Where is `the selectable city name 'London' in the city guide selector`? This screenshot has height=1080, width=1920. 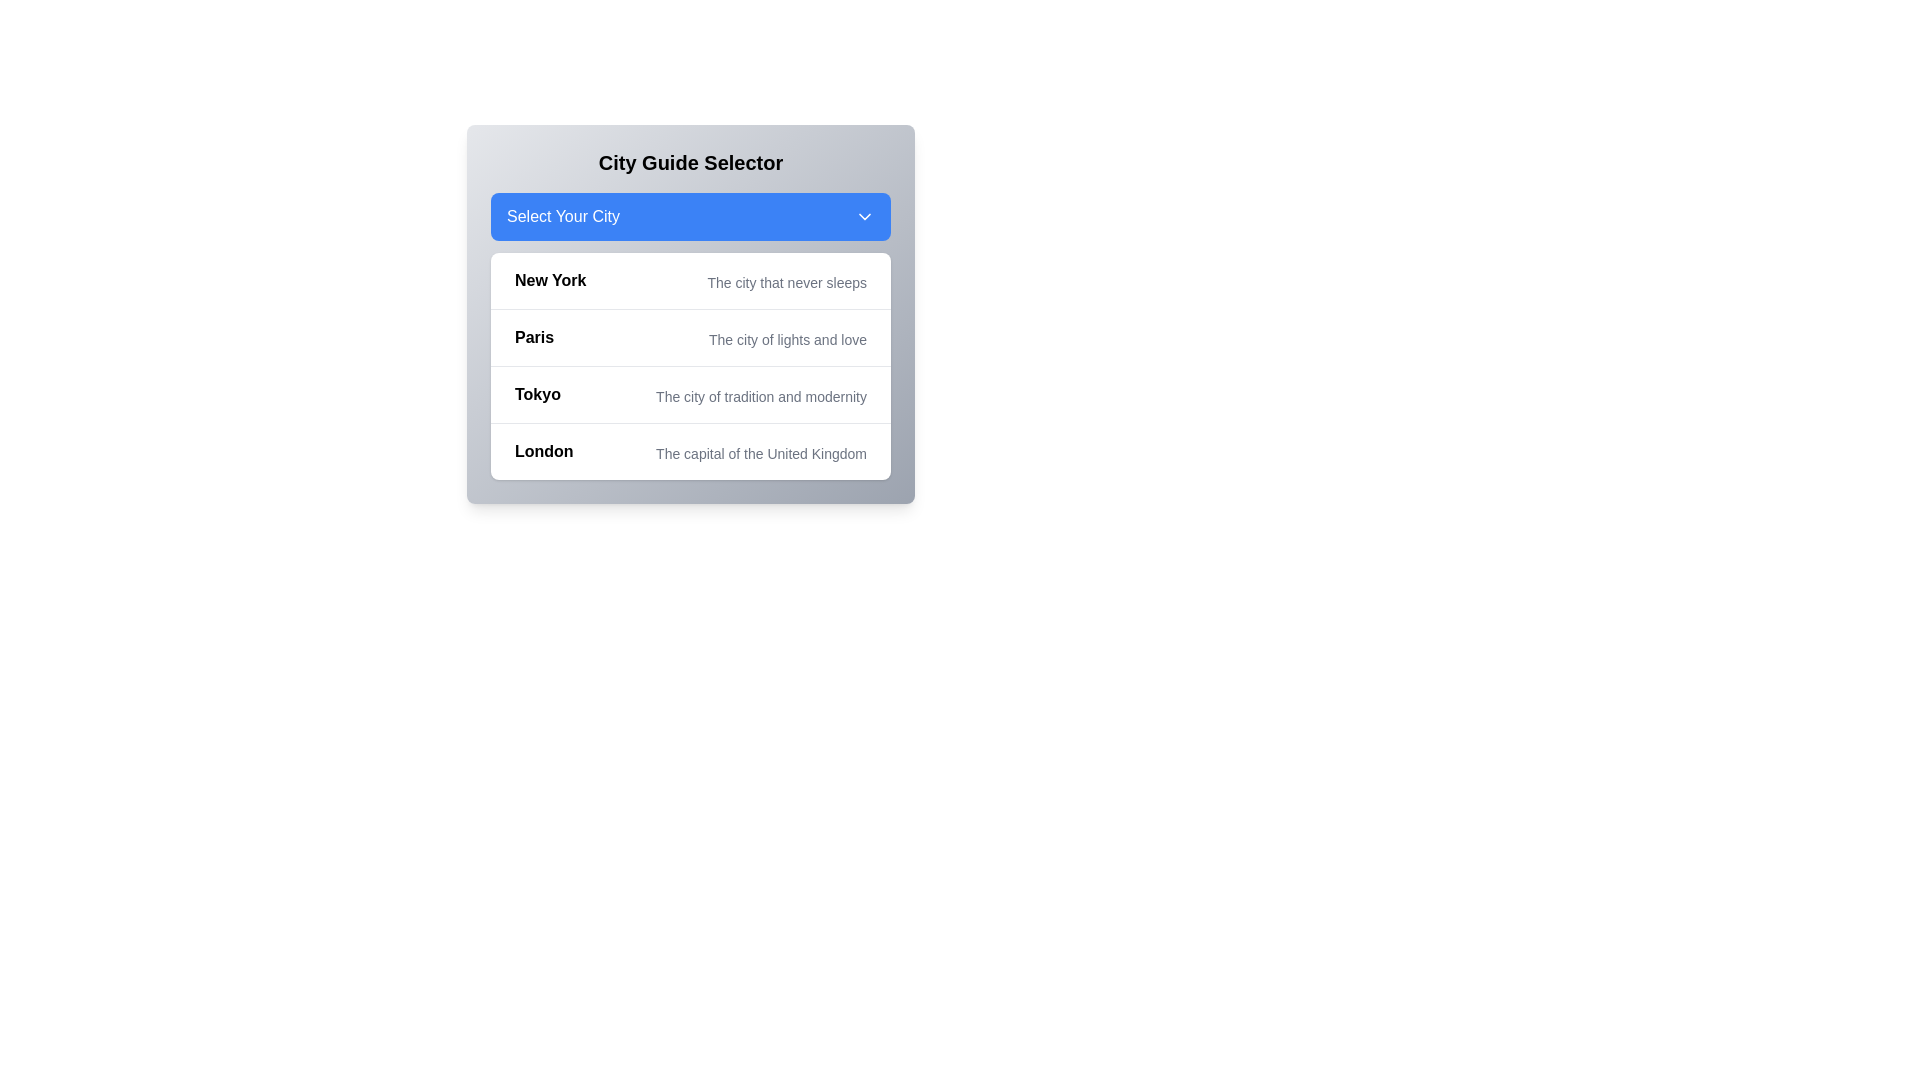 the selectable city name 'London' in the city guide selector is located at coordinates (544, 451).